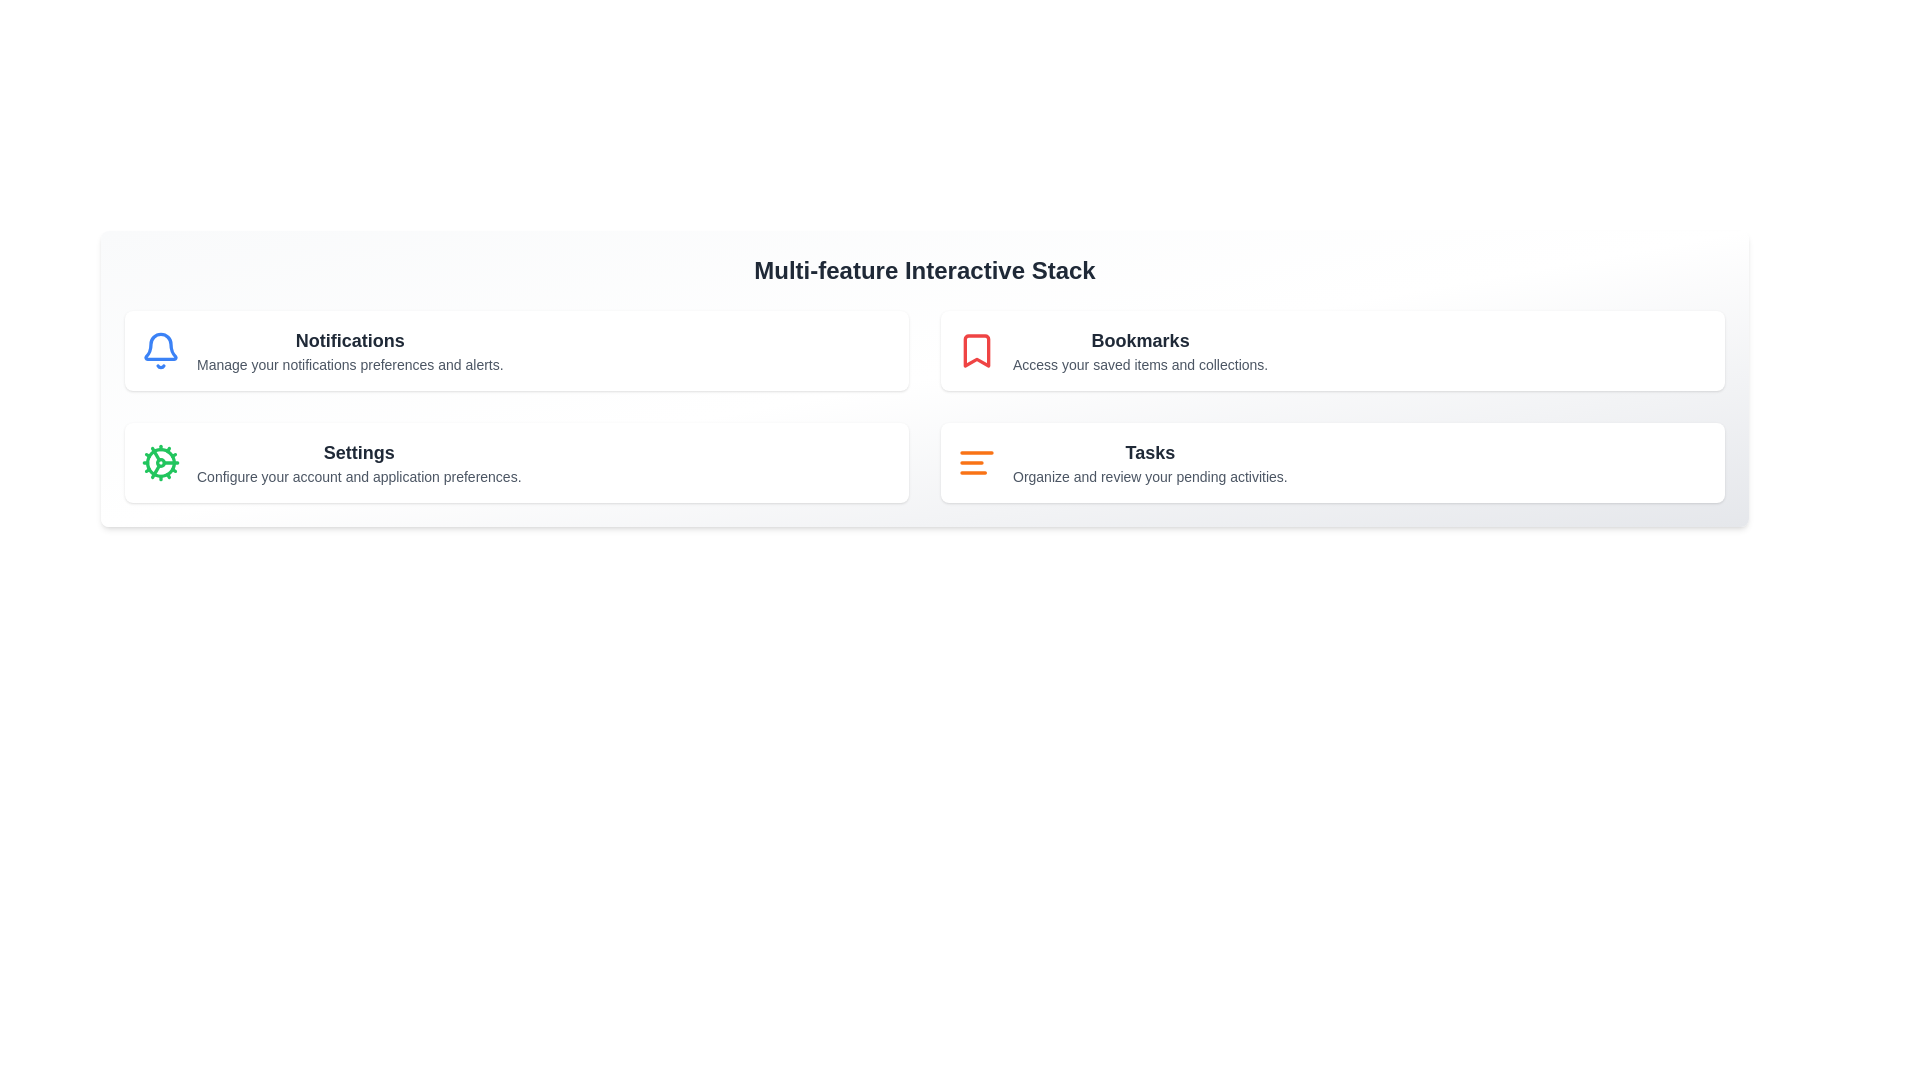 This screenshot has width=1920, height=1080. What do you see at coordinates (1150, 462) in the screenshot?
I see `the 'Tasks' label and description element, which consists of a bold heading and a lighter descriptive text, located in the third box of the right column under 'Multi-feature Interactive Stack'` at bounding box center [1150, 462].